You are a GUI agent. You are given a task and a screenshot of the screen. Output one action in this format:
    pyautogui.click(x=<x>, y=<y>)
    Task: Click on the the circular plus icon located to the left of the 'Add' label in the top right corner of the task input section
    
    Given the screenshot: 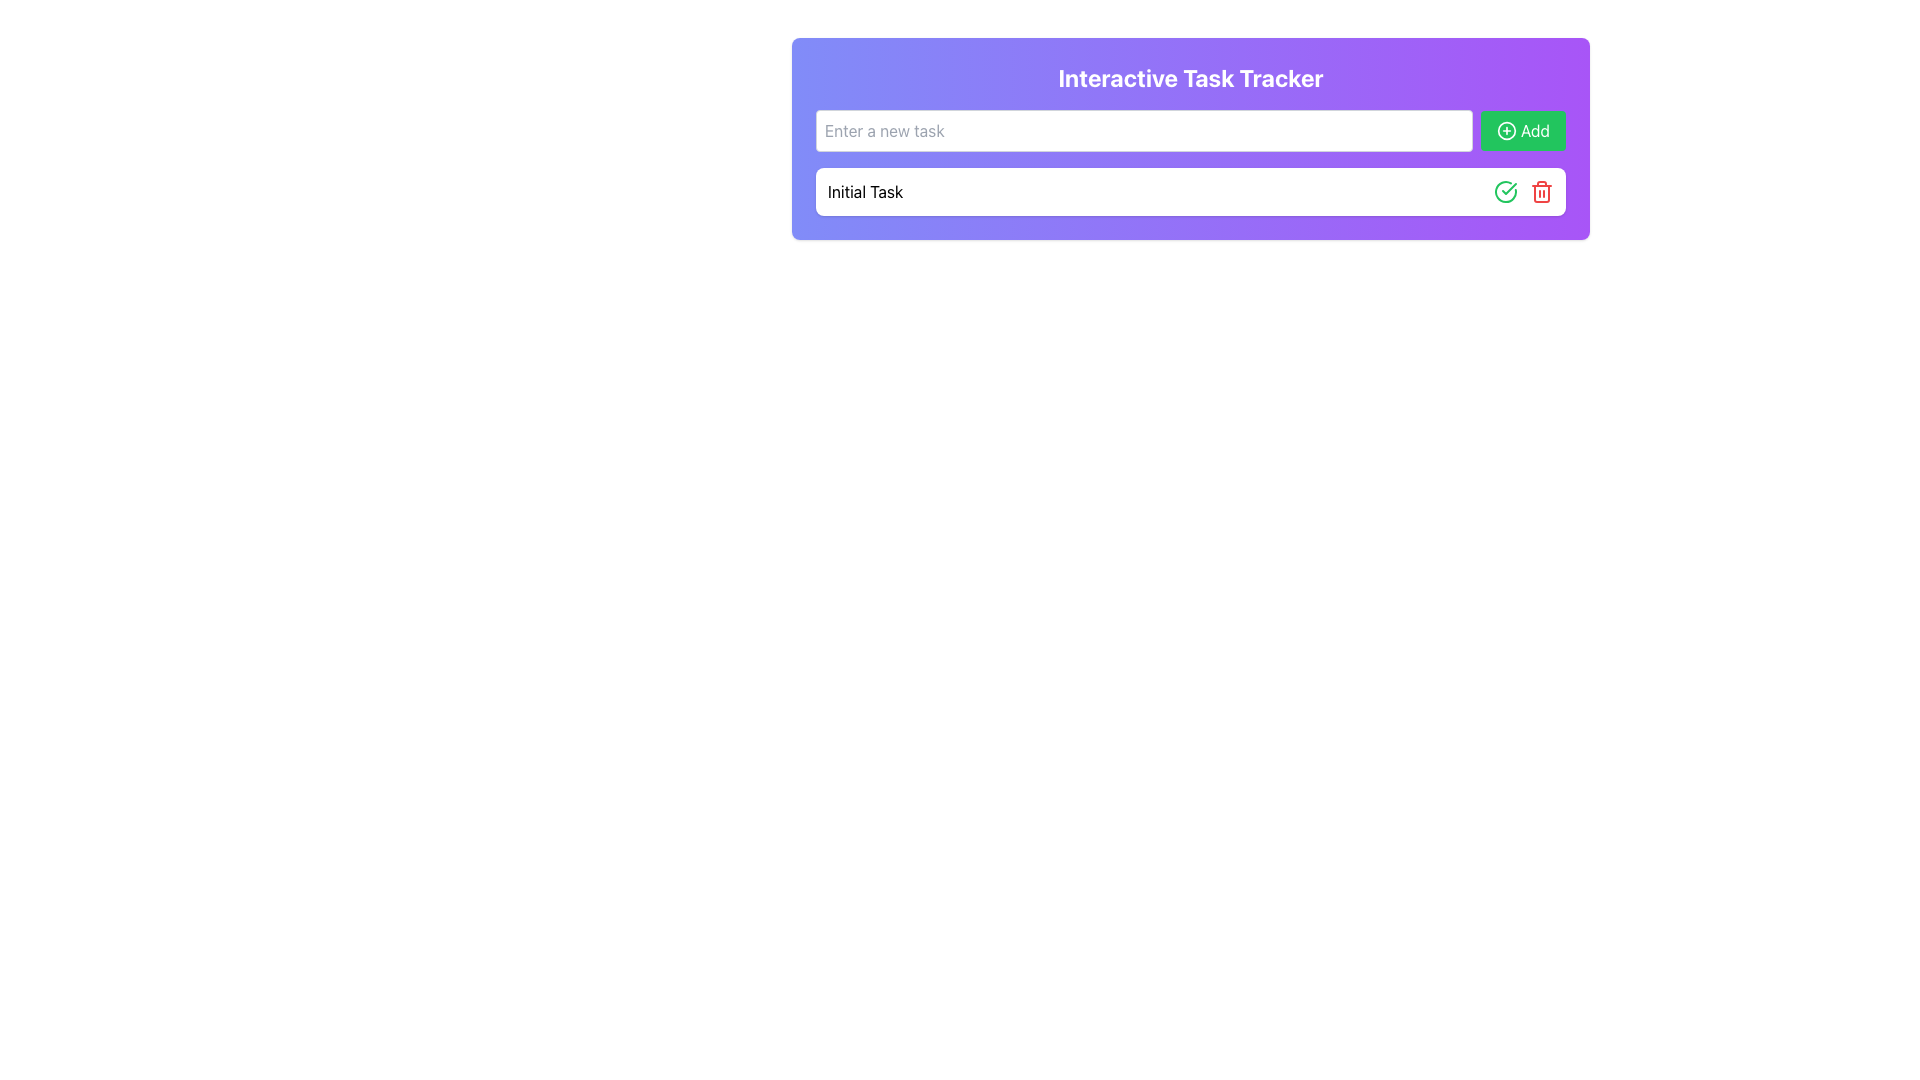 What is the action you would take?
    pyautogui.click(x=1507, y=131)
    